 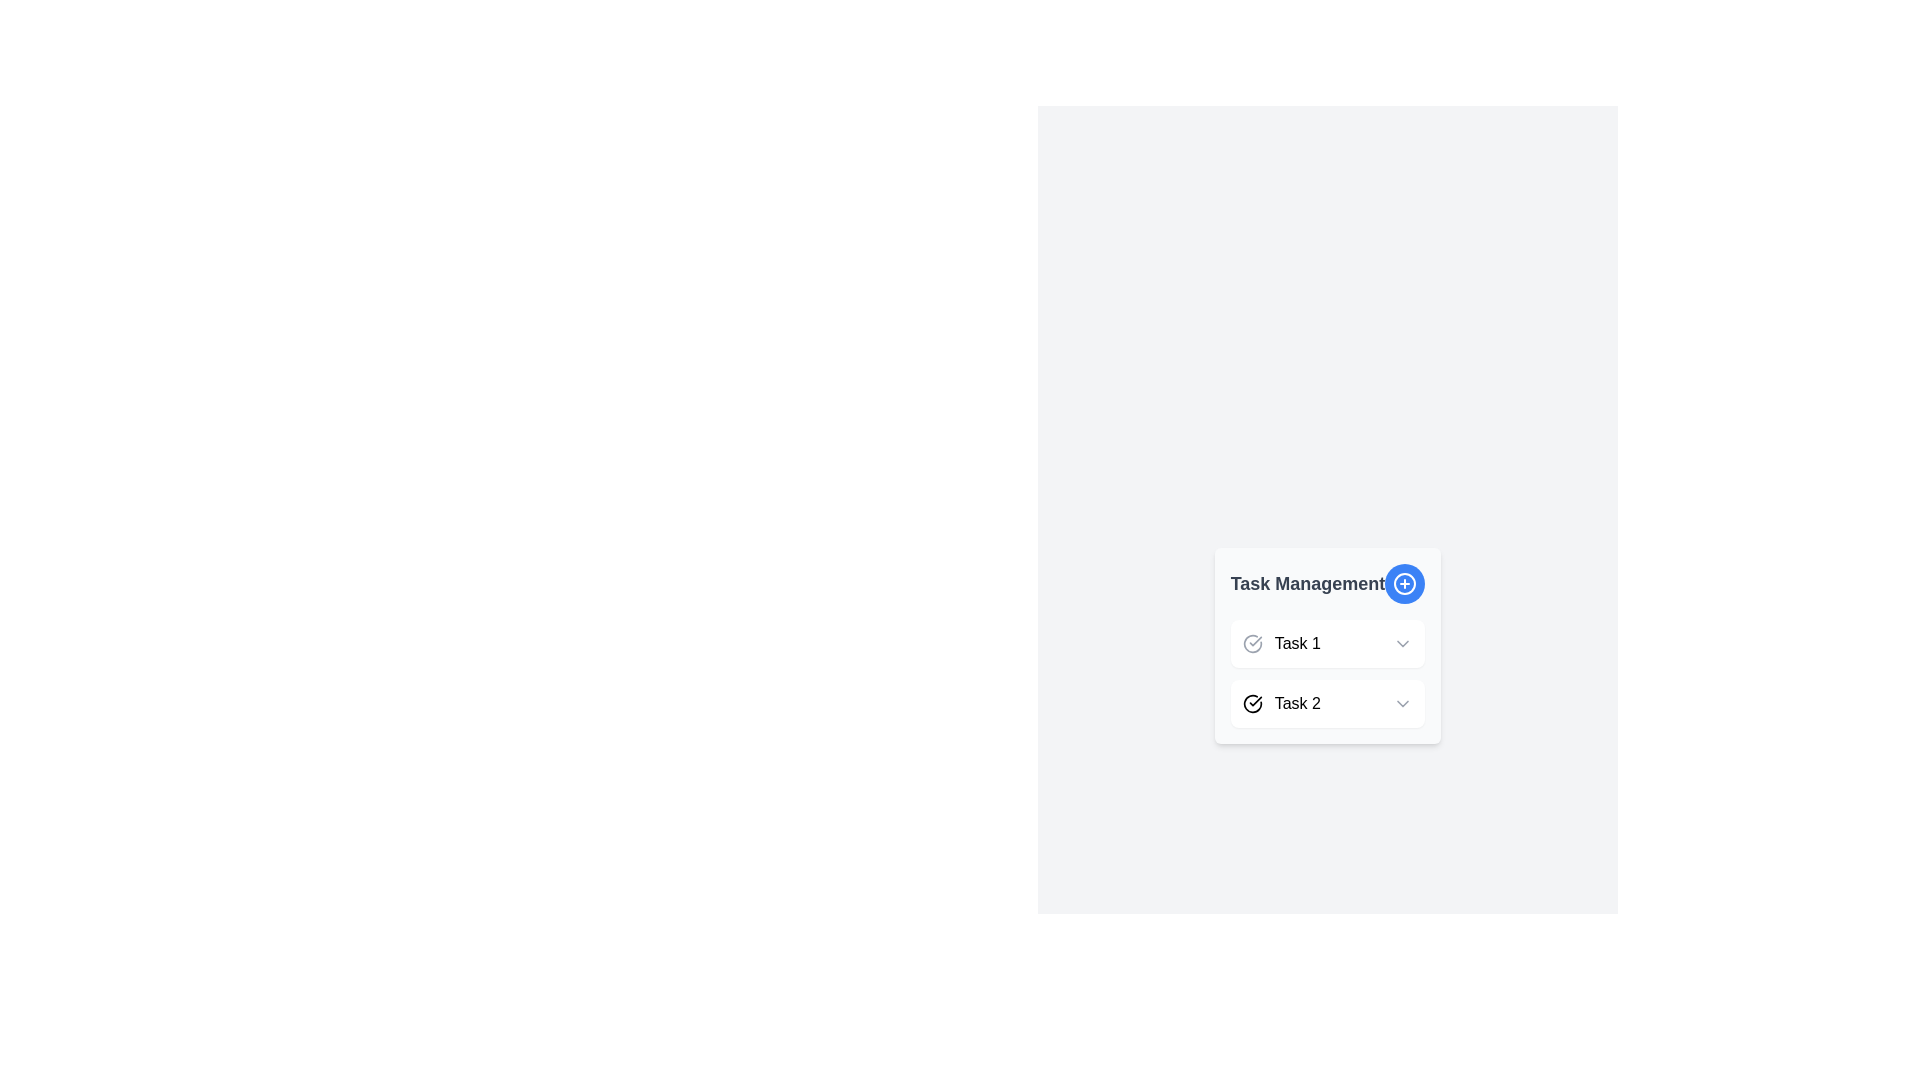 What do you see at coordinates (1297, 644) in the screenshot?
I see `the text element displaying 'Task 1' which is located in the task list under the 'Task Management' heading, to the right of an empty checkbox icon` at bounding box center [1297, 644].